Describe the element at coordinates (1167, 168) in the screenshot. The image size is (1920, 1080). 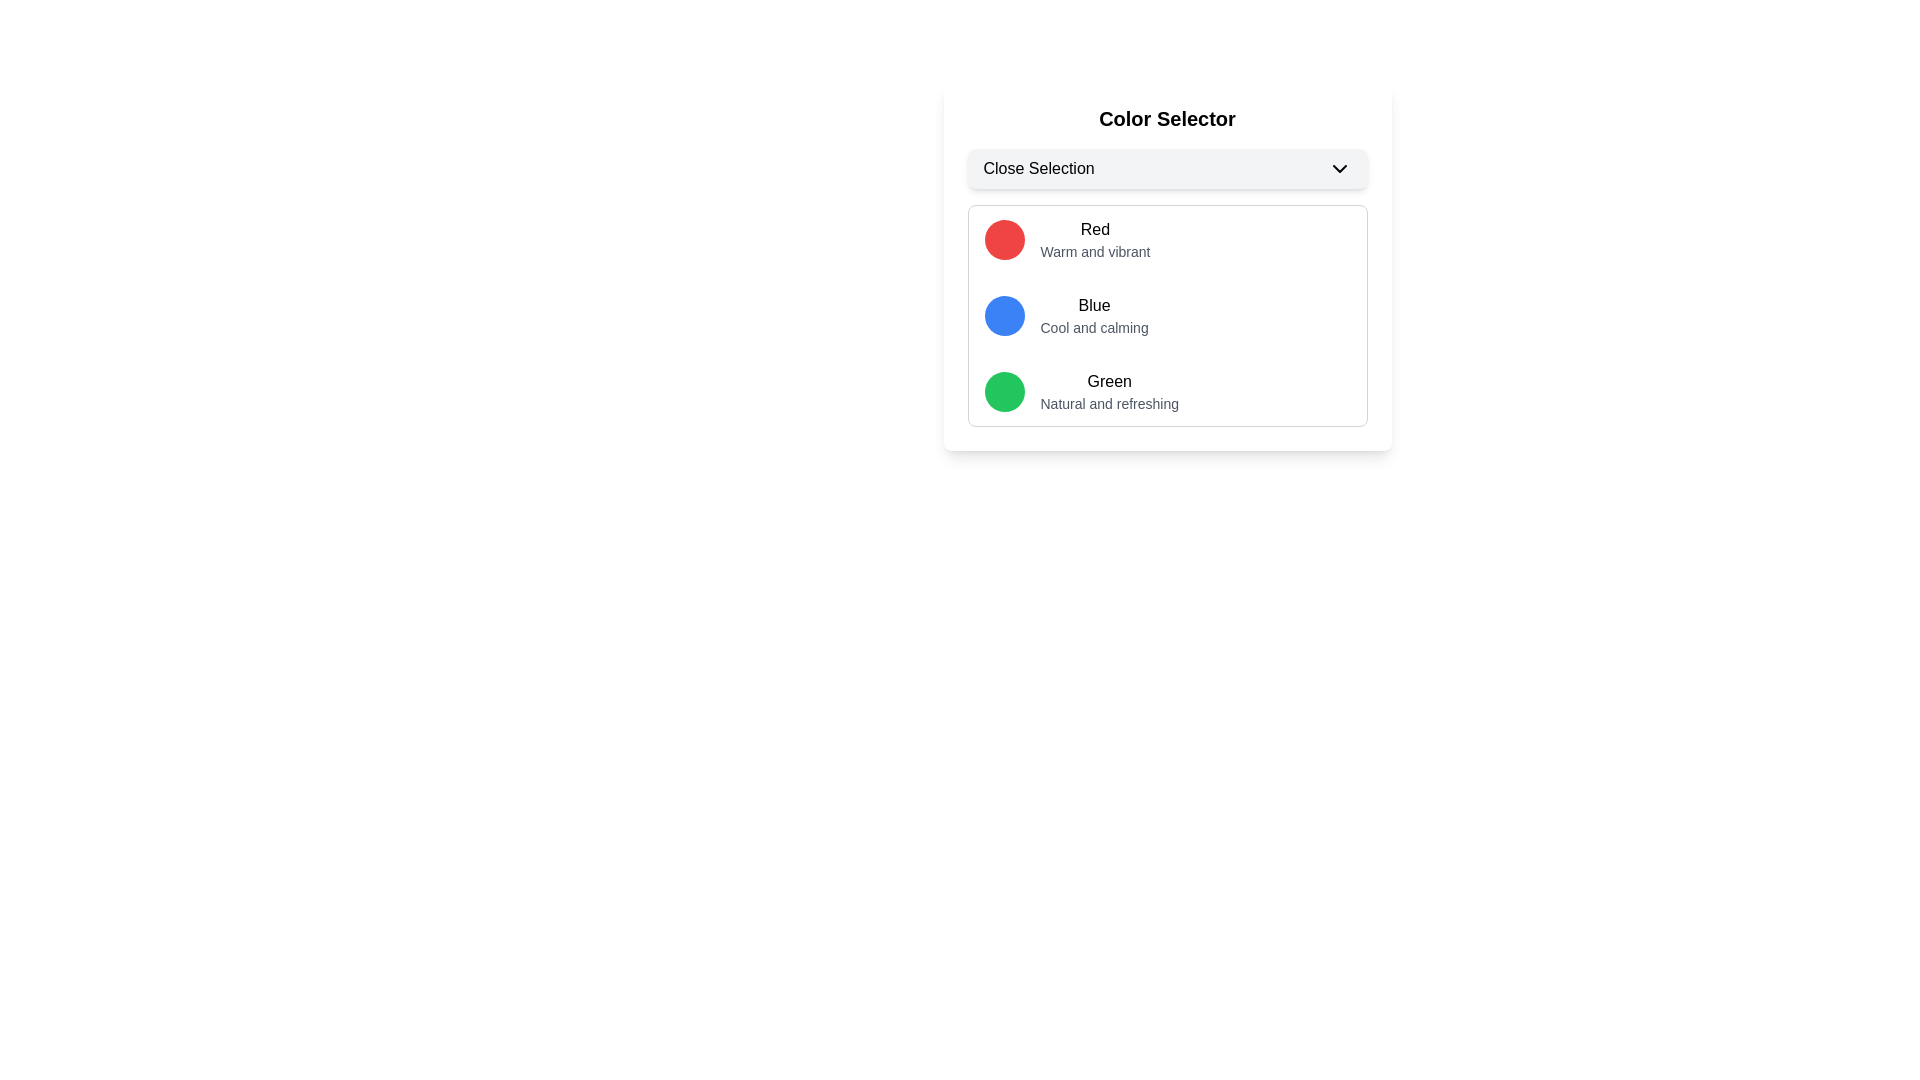
I see `the 'Close Selection' dropdown button with rounded corners and a light gray background` at that location.